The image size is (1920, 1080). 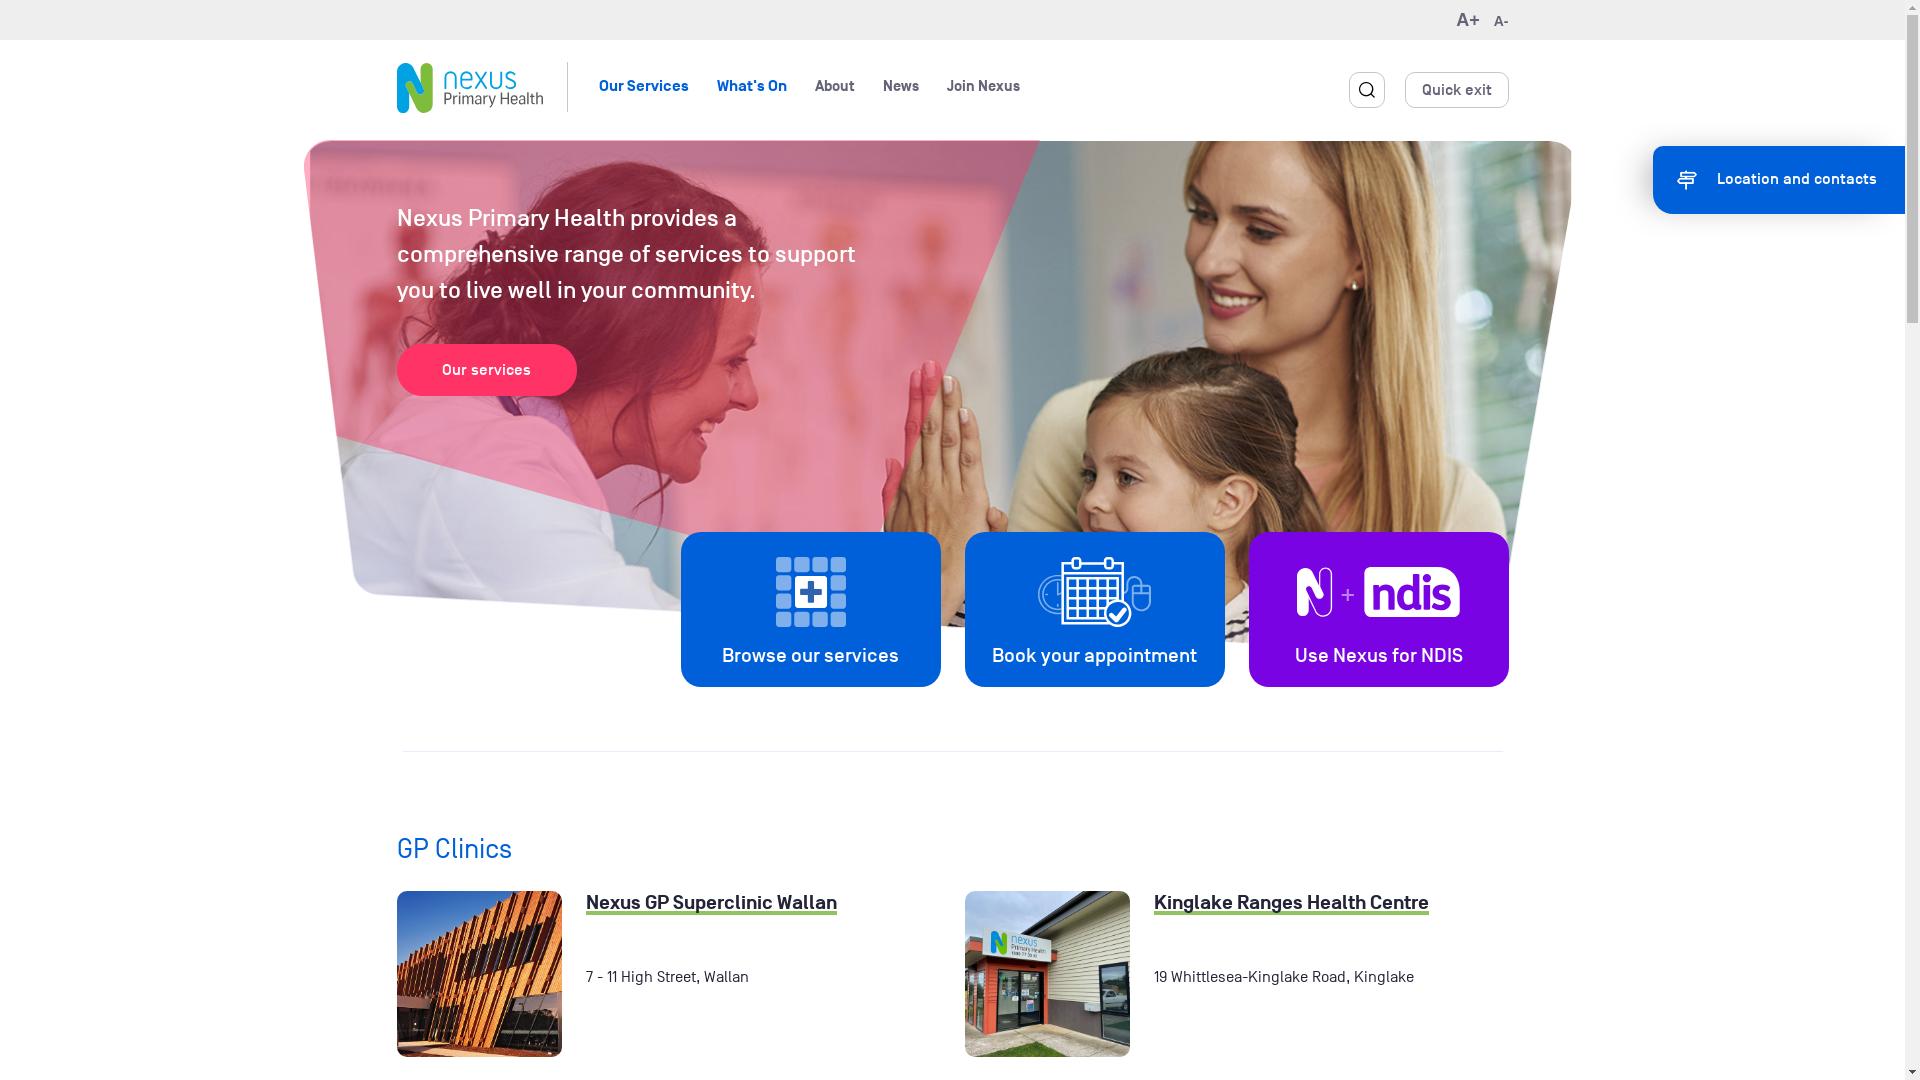 I want to click on 'Our Services', so click(x=643, y=85).